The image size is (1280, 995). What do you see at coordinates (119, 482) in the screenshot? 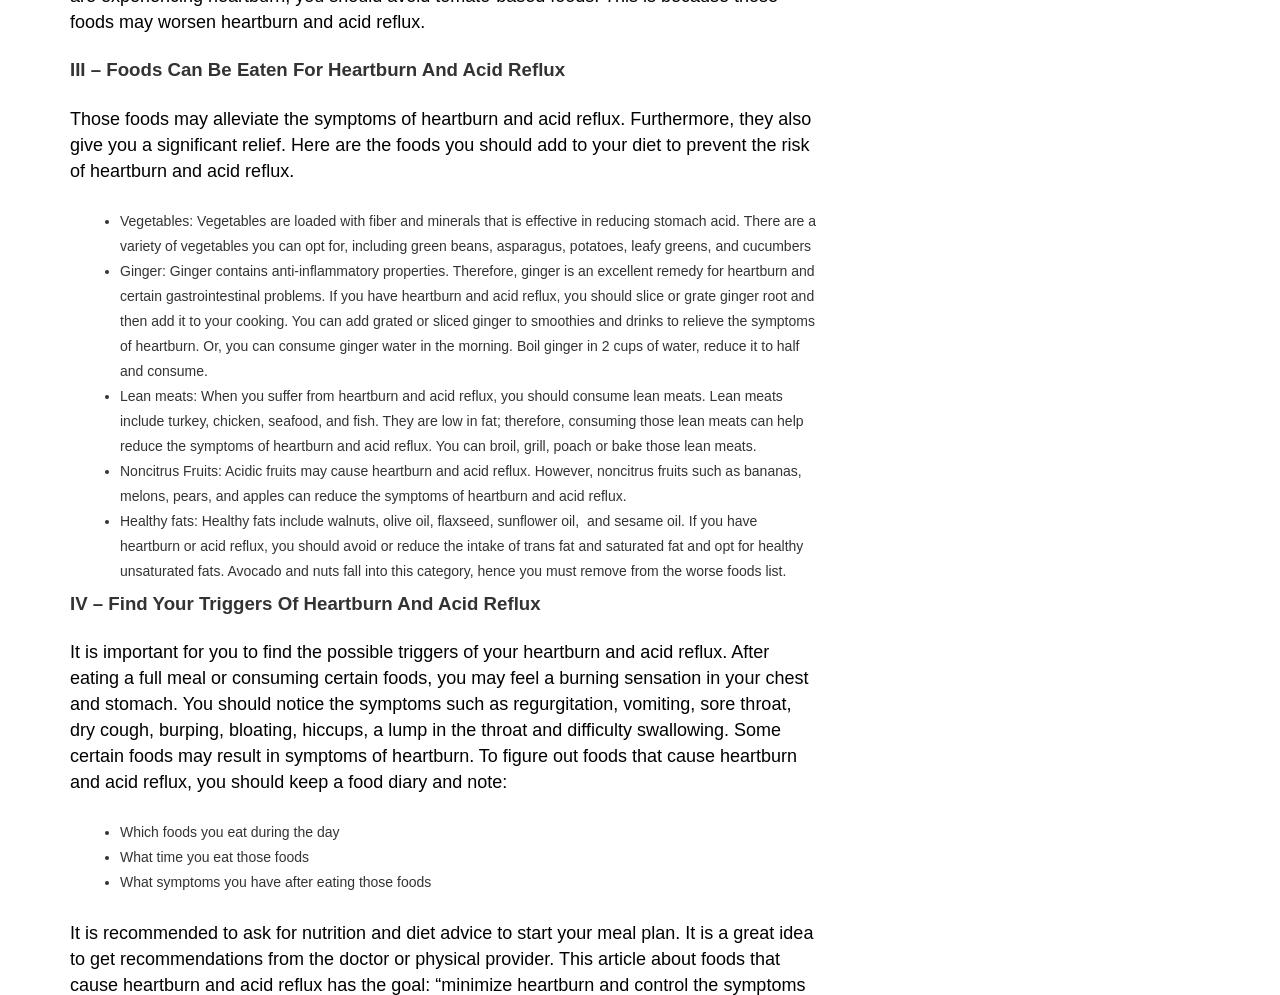
I see `'Noncitrus Fruits: Acidic fruits may cause heartburn and acid reflux. However, noncitrus fruits such as bananas, melons, pears, and apples can reduce the symptoms of heartburn and acid reflux.'` at bounding box center [119, 482].